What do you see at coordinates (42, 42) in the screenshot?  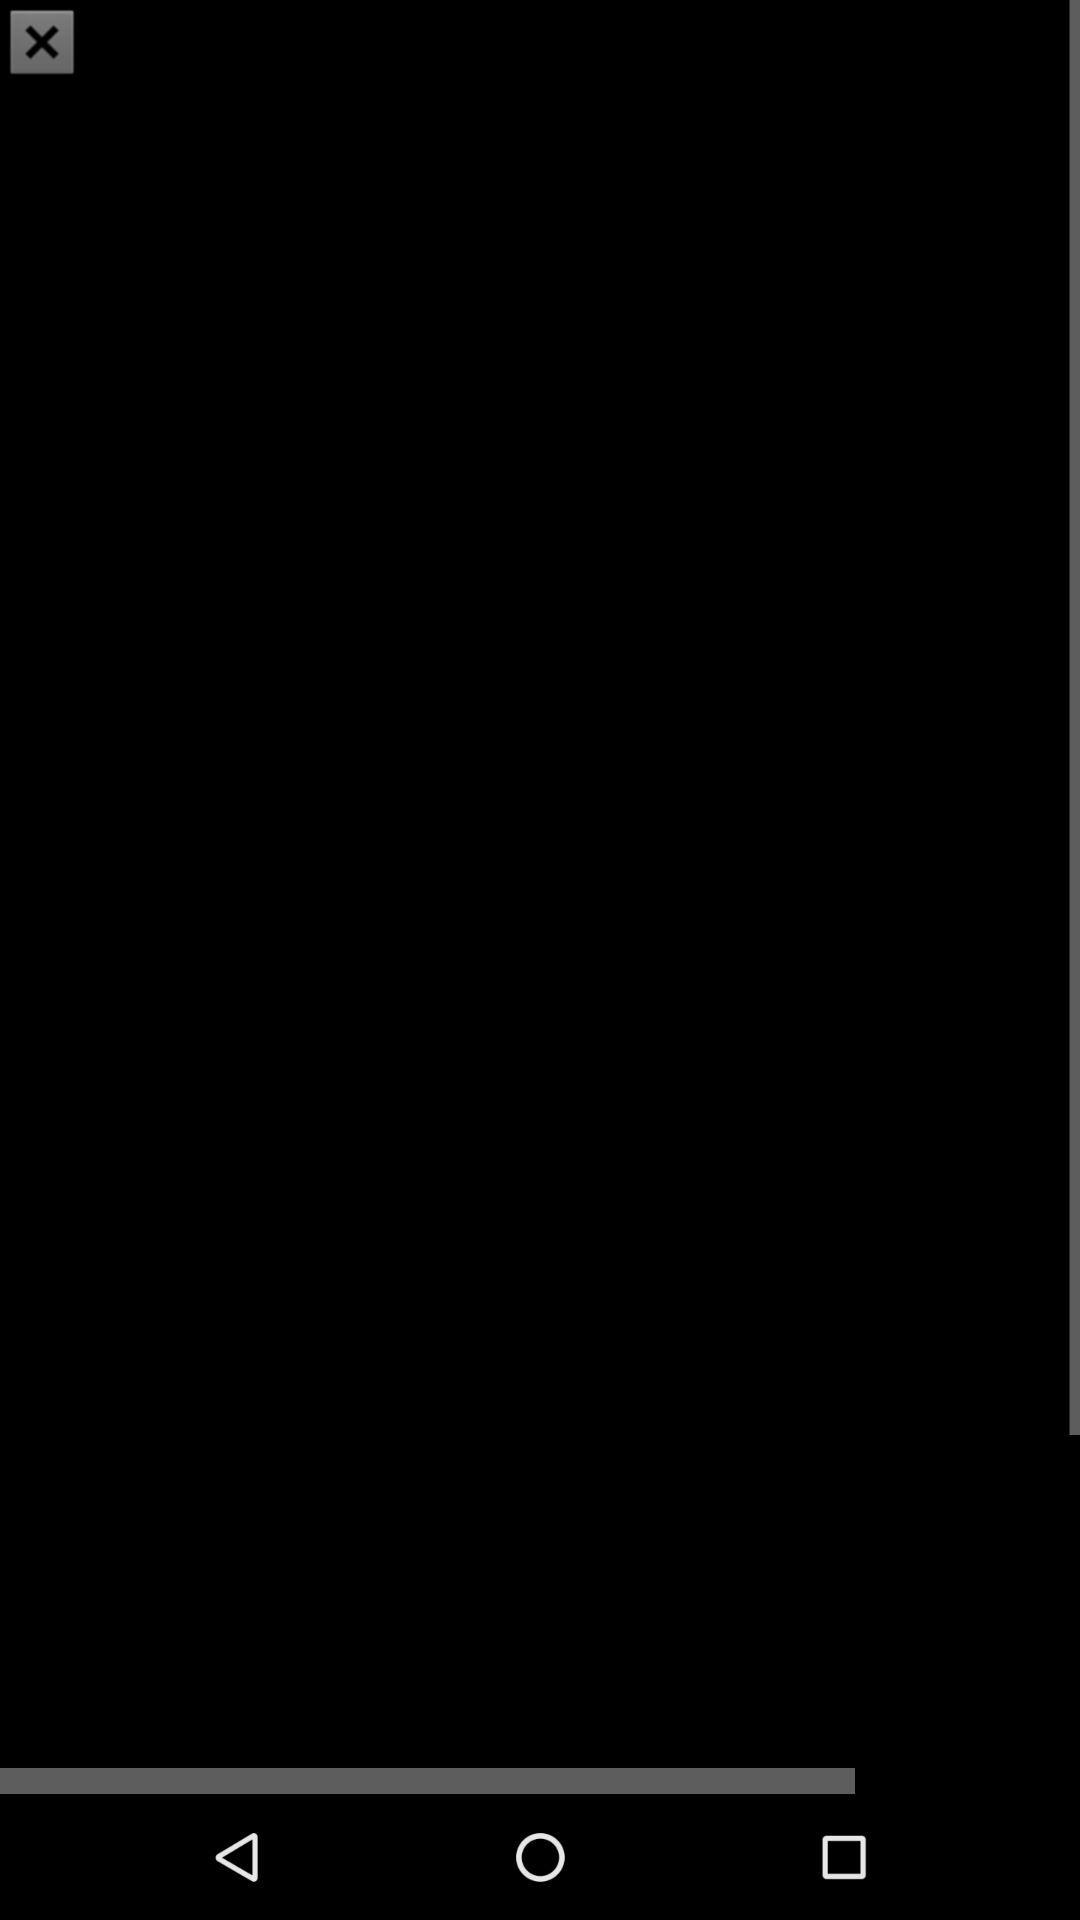 I see `item at the top left corner` at bounding box center [42, 42].